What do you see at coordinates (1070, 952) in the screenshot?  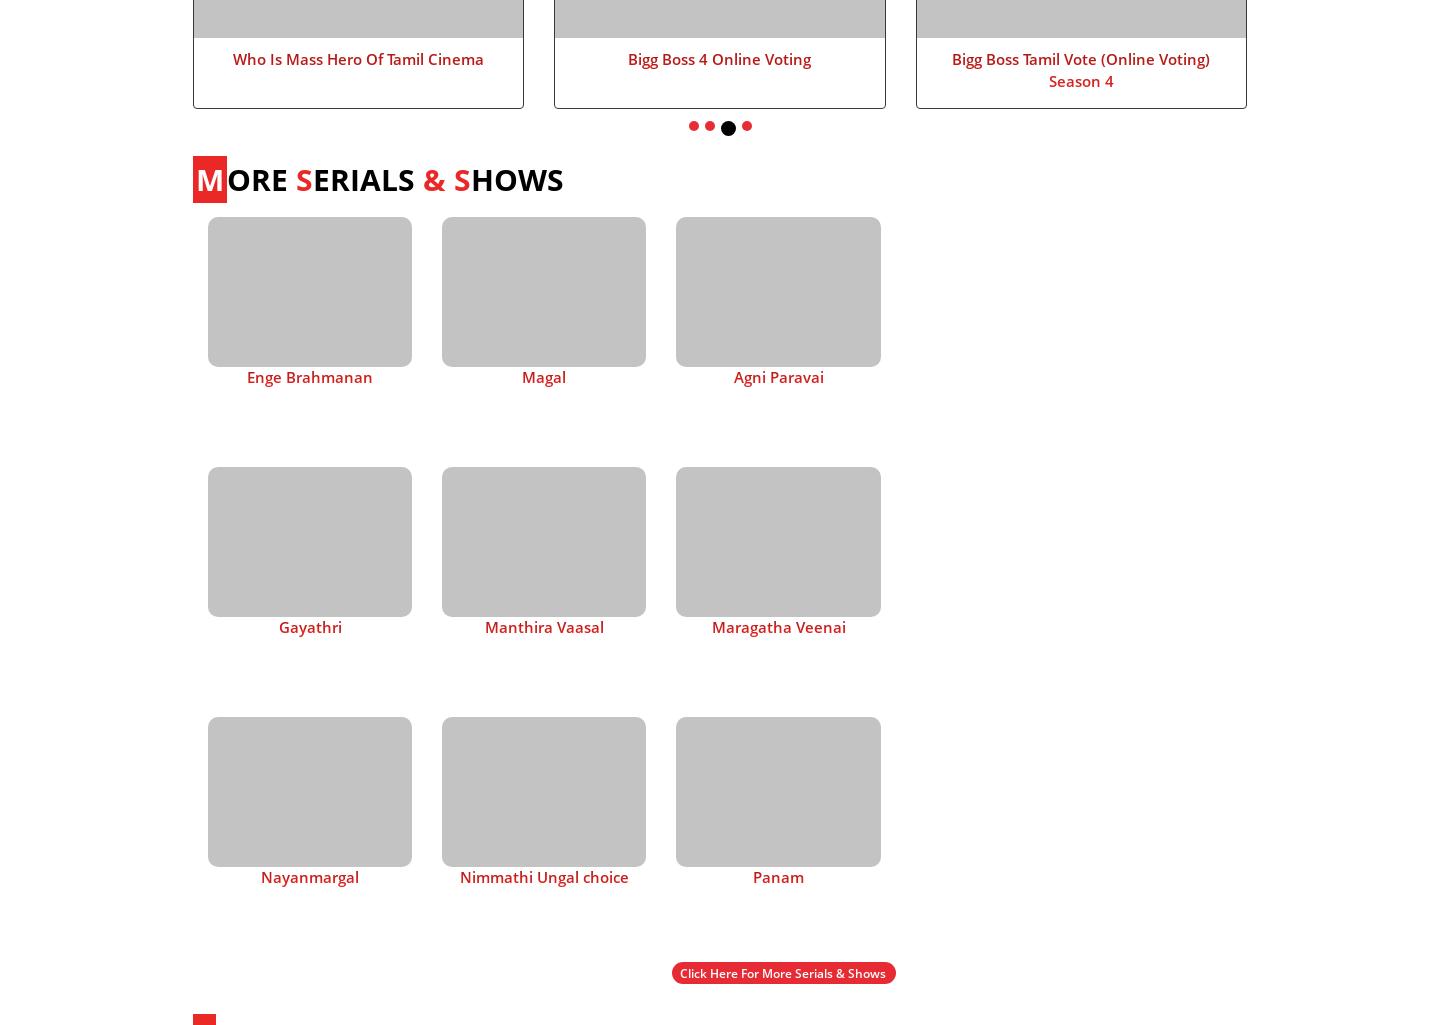 I see `'INDIA வும் ICC TROPHIES யும் 💔 | WTC Final 2021 | ..'` at bounding box center [1070, 952].